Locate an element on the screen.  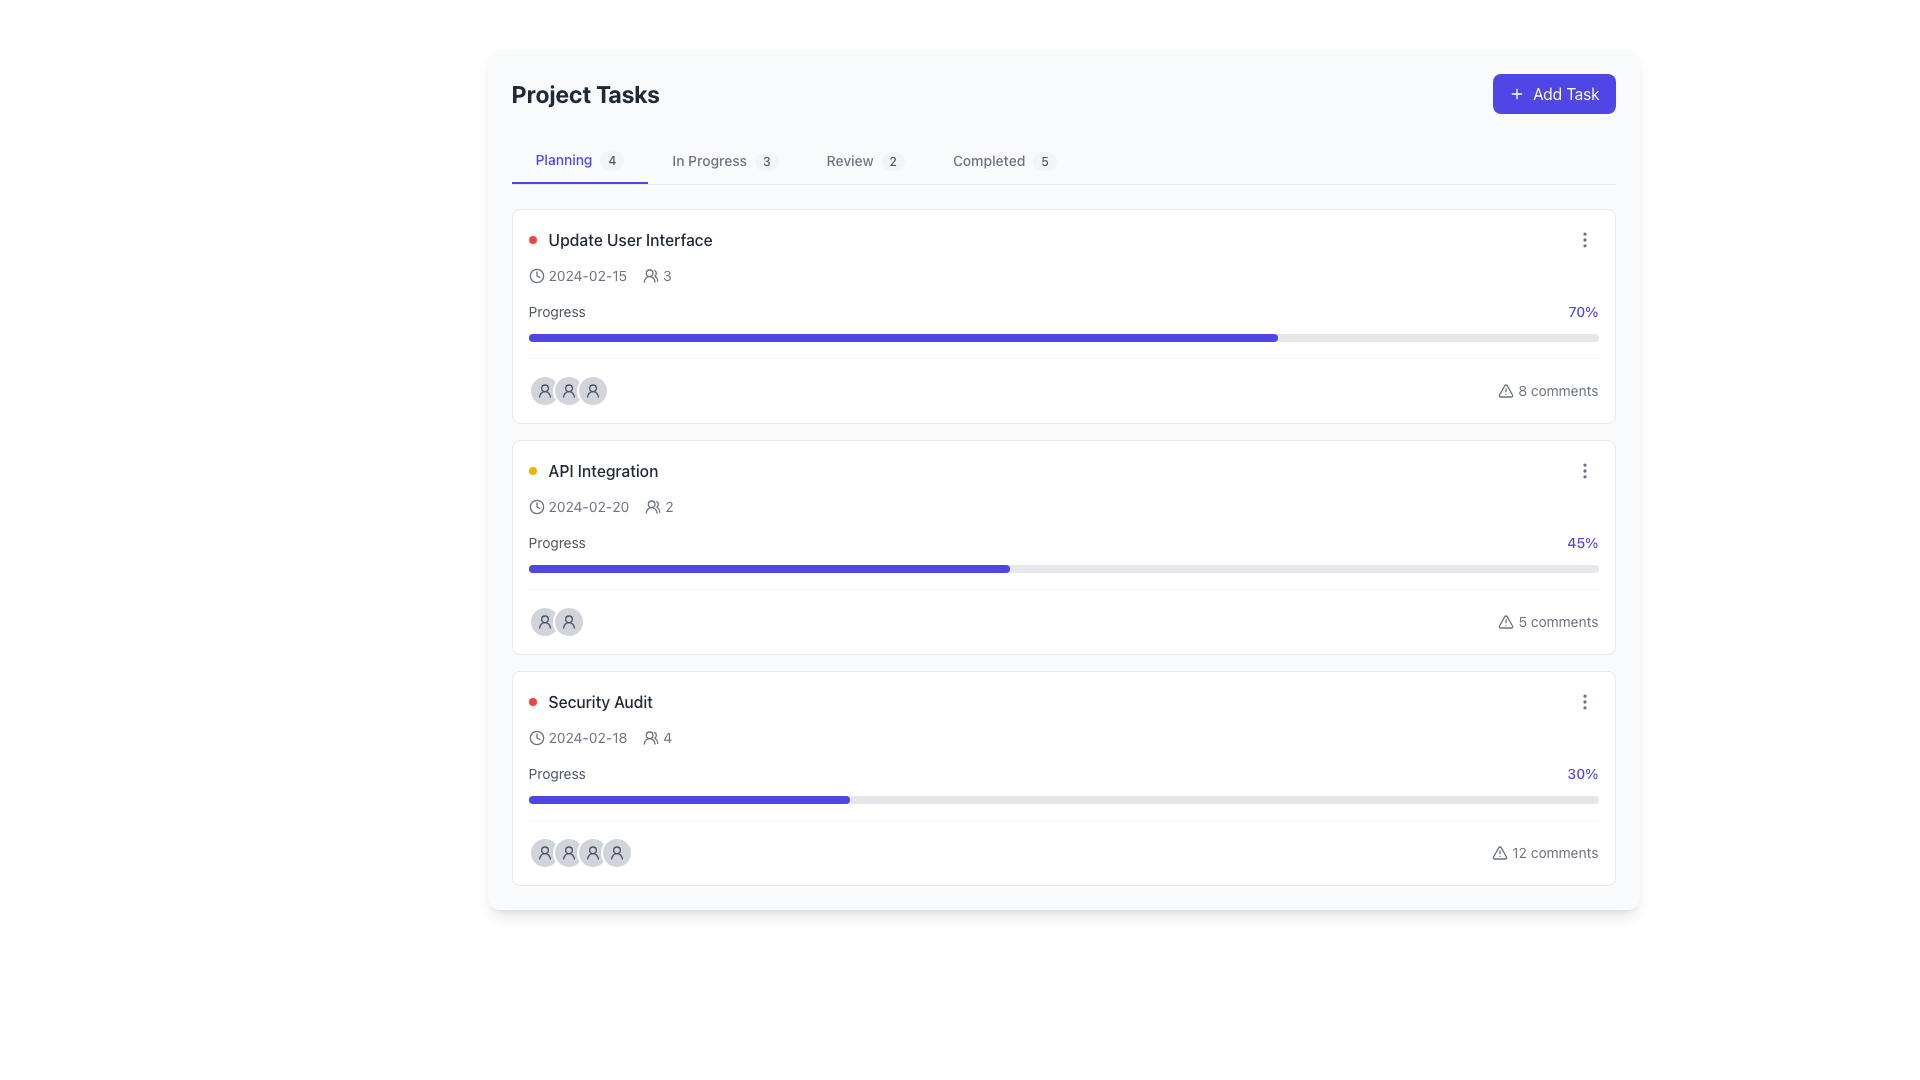
the progress bar labeled 'Progress' with '30%' indicating the completion percentage, located within the 'Security Audit' card is located at coordinates (1062, 782).